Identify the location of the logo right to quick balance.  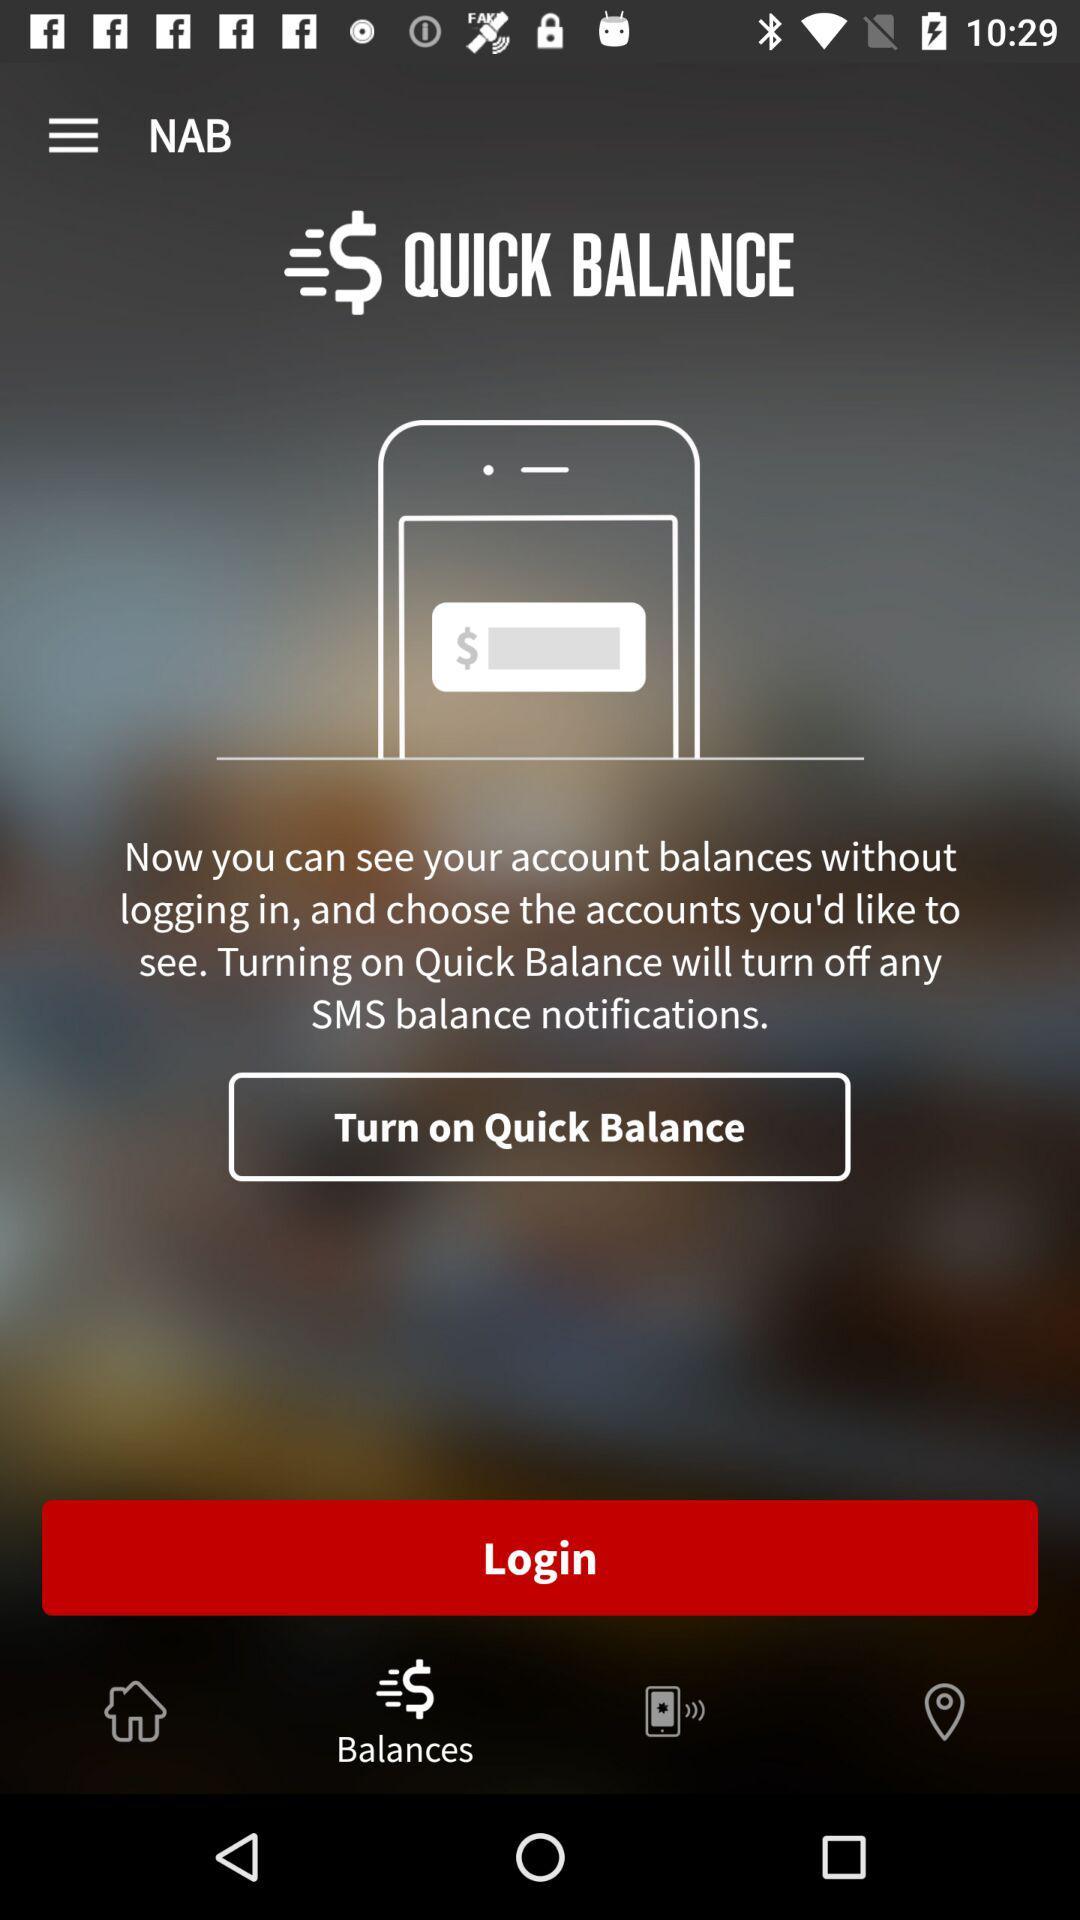
(331, 261).